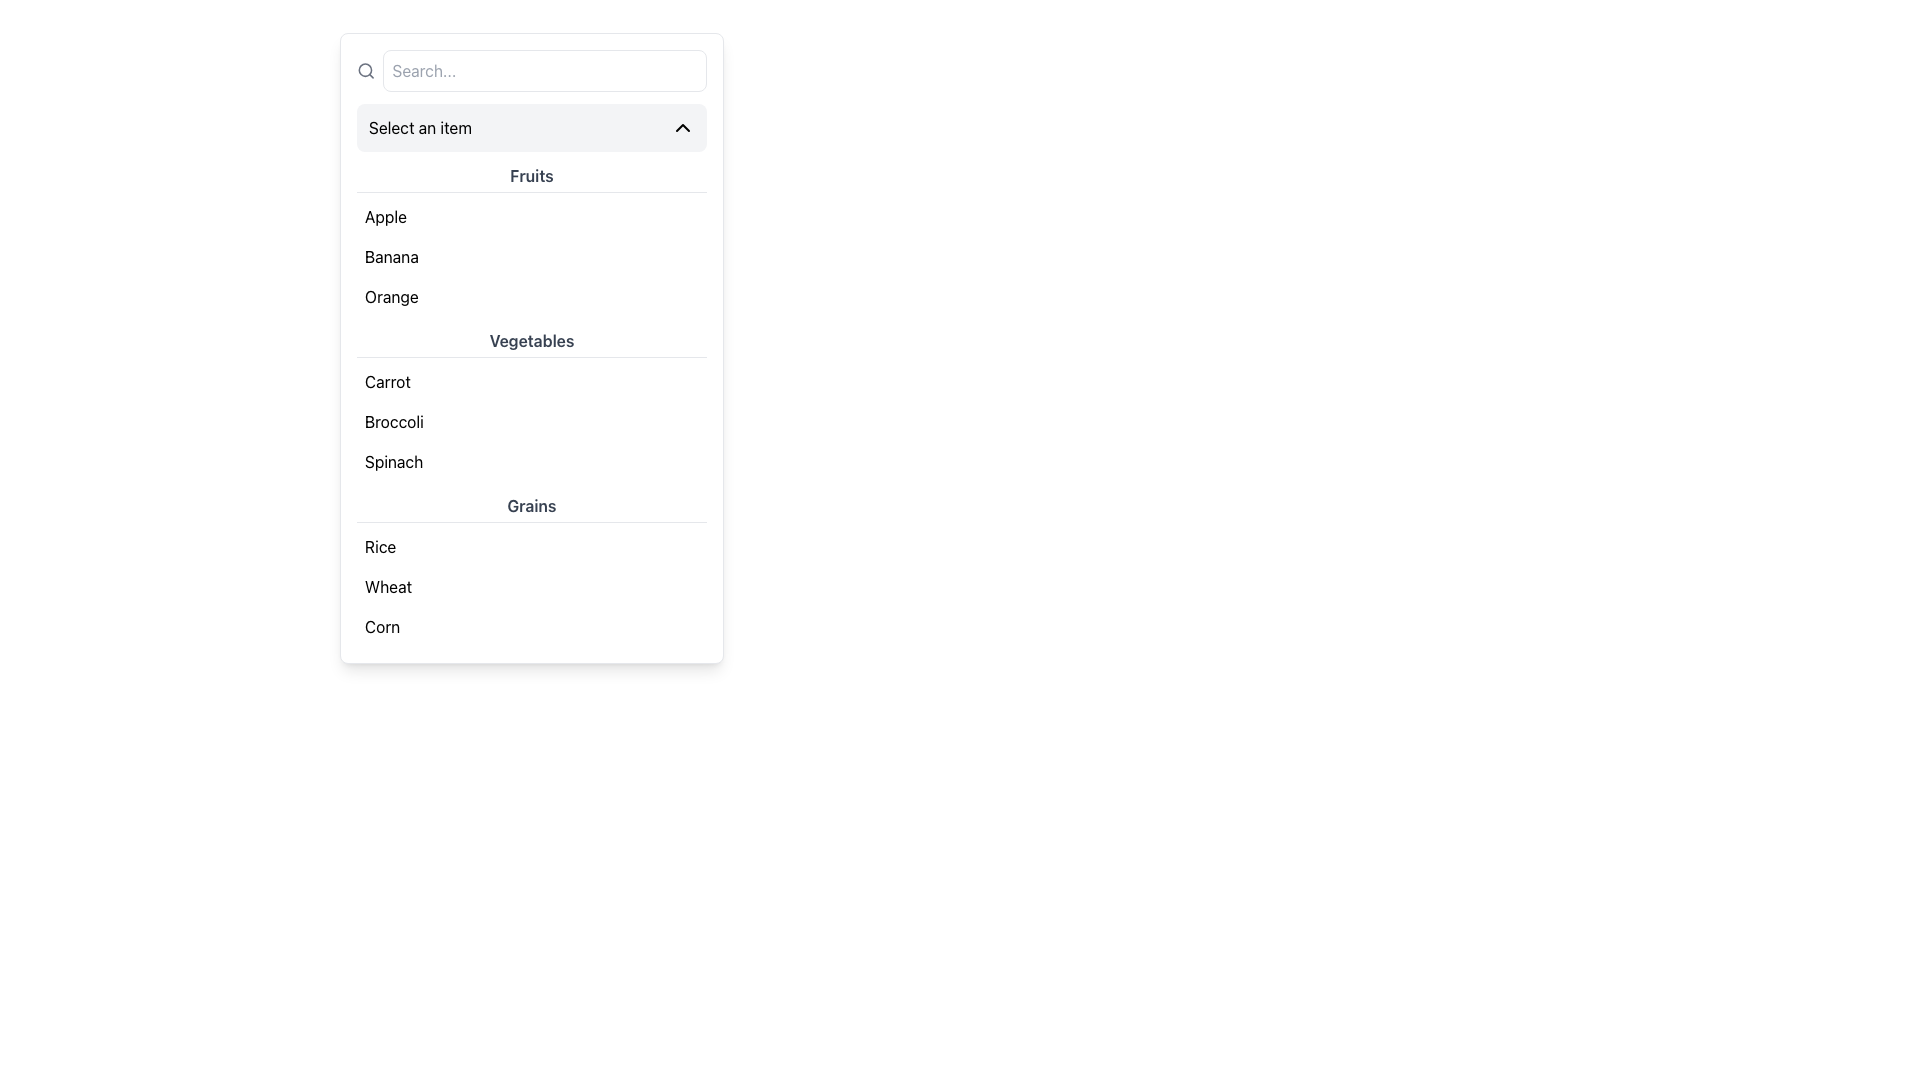  What do you see at coordinates (532, 585) in the screenshot?
I see `the dropdown menu option for 'Wheat', which is the second item in the vertical list under the 'Grains' section` at bounding box center [532, 585].